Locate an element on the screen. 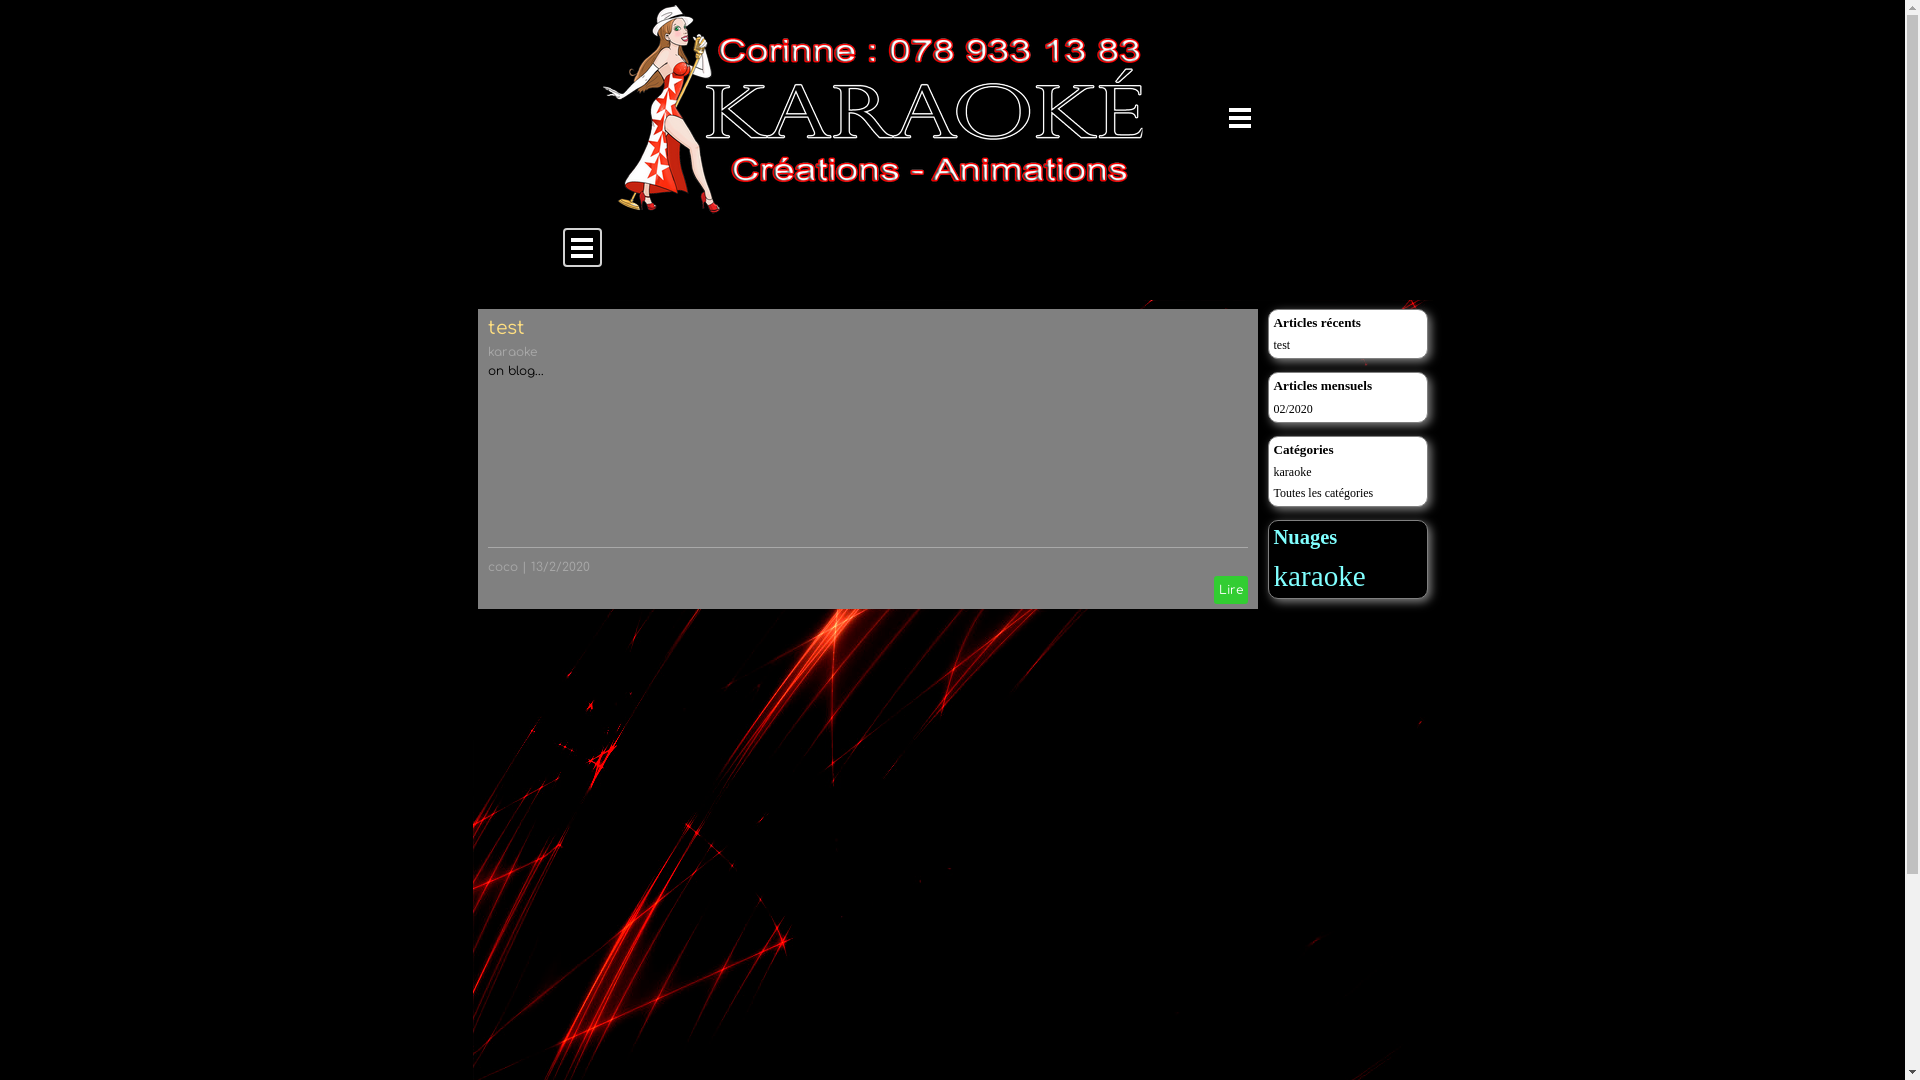  'karaoke' is located at coordinates (1272, 575).